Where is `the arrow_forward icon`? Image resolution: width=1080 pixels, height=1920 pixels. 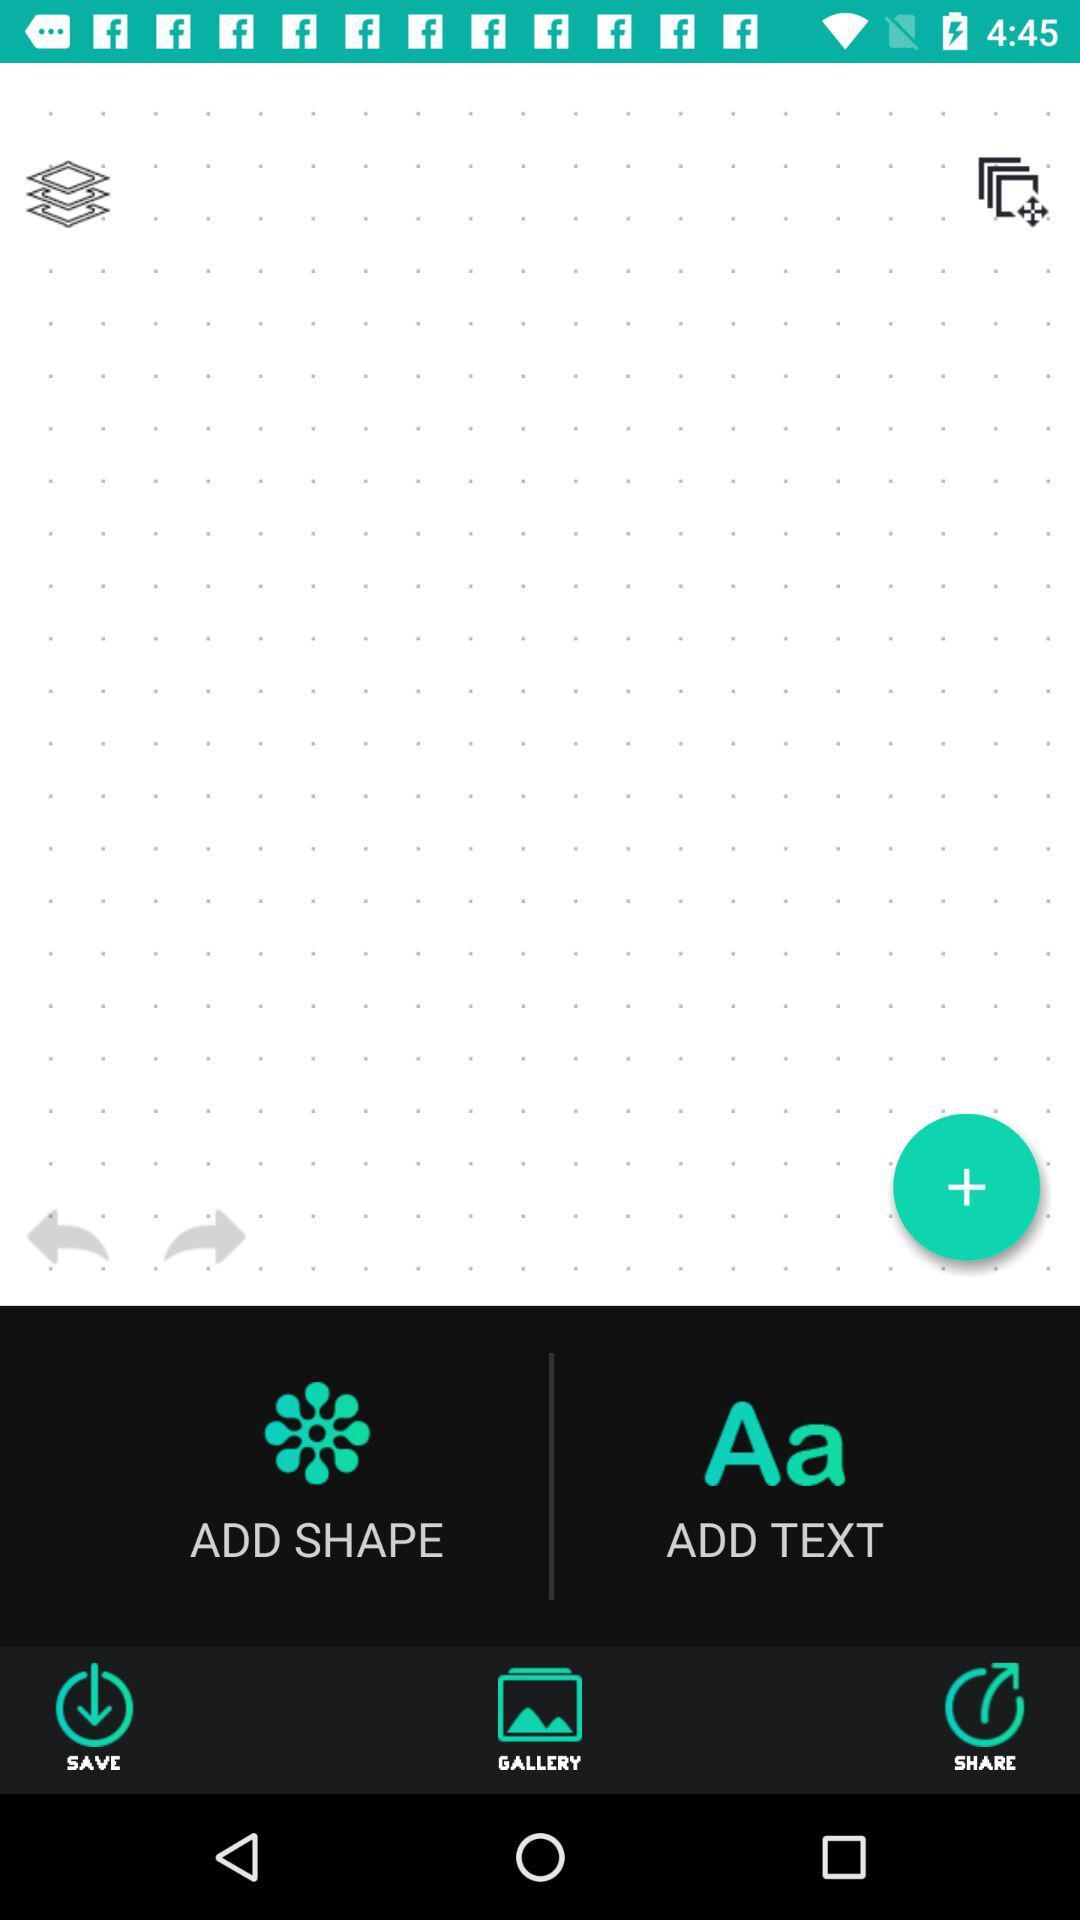 the arrow_forward icon is located at coordinates (204, 1236).